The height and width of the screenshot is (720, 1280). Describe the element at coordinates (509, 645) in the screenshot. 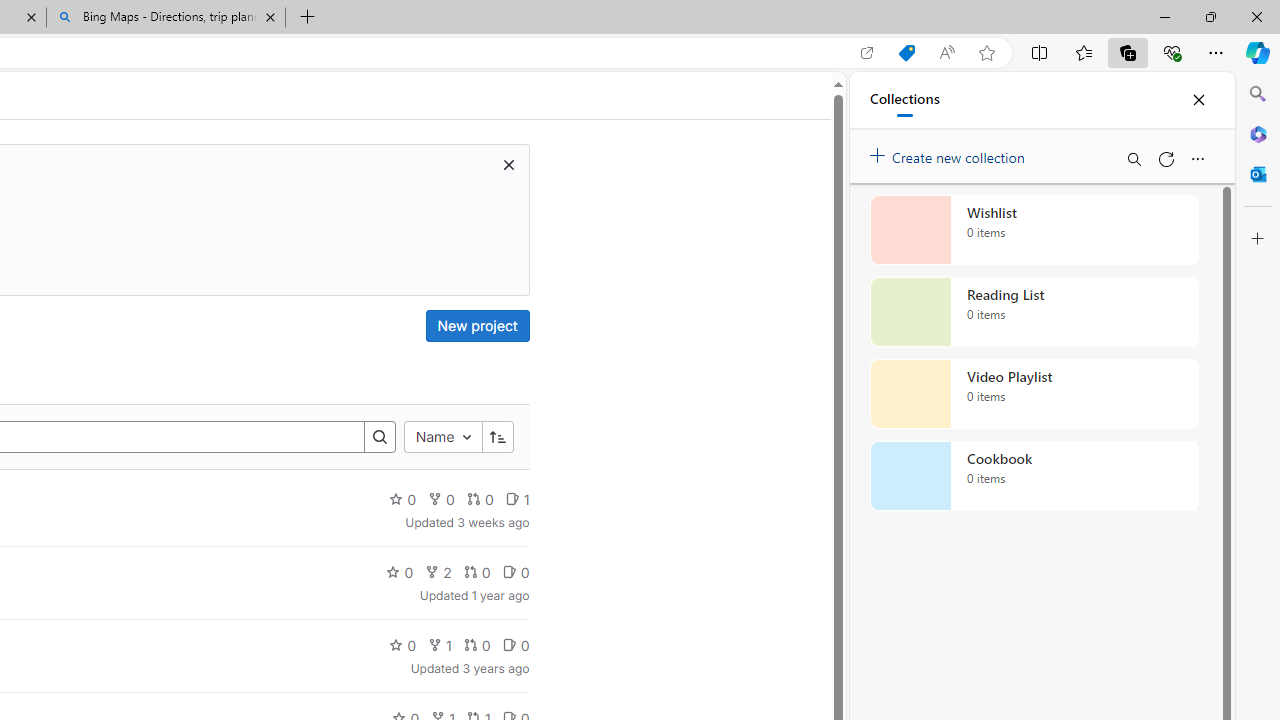

I see `'Class: s14 gl-mr-2'` at that location.